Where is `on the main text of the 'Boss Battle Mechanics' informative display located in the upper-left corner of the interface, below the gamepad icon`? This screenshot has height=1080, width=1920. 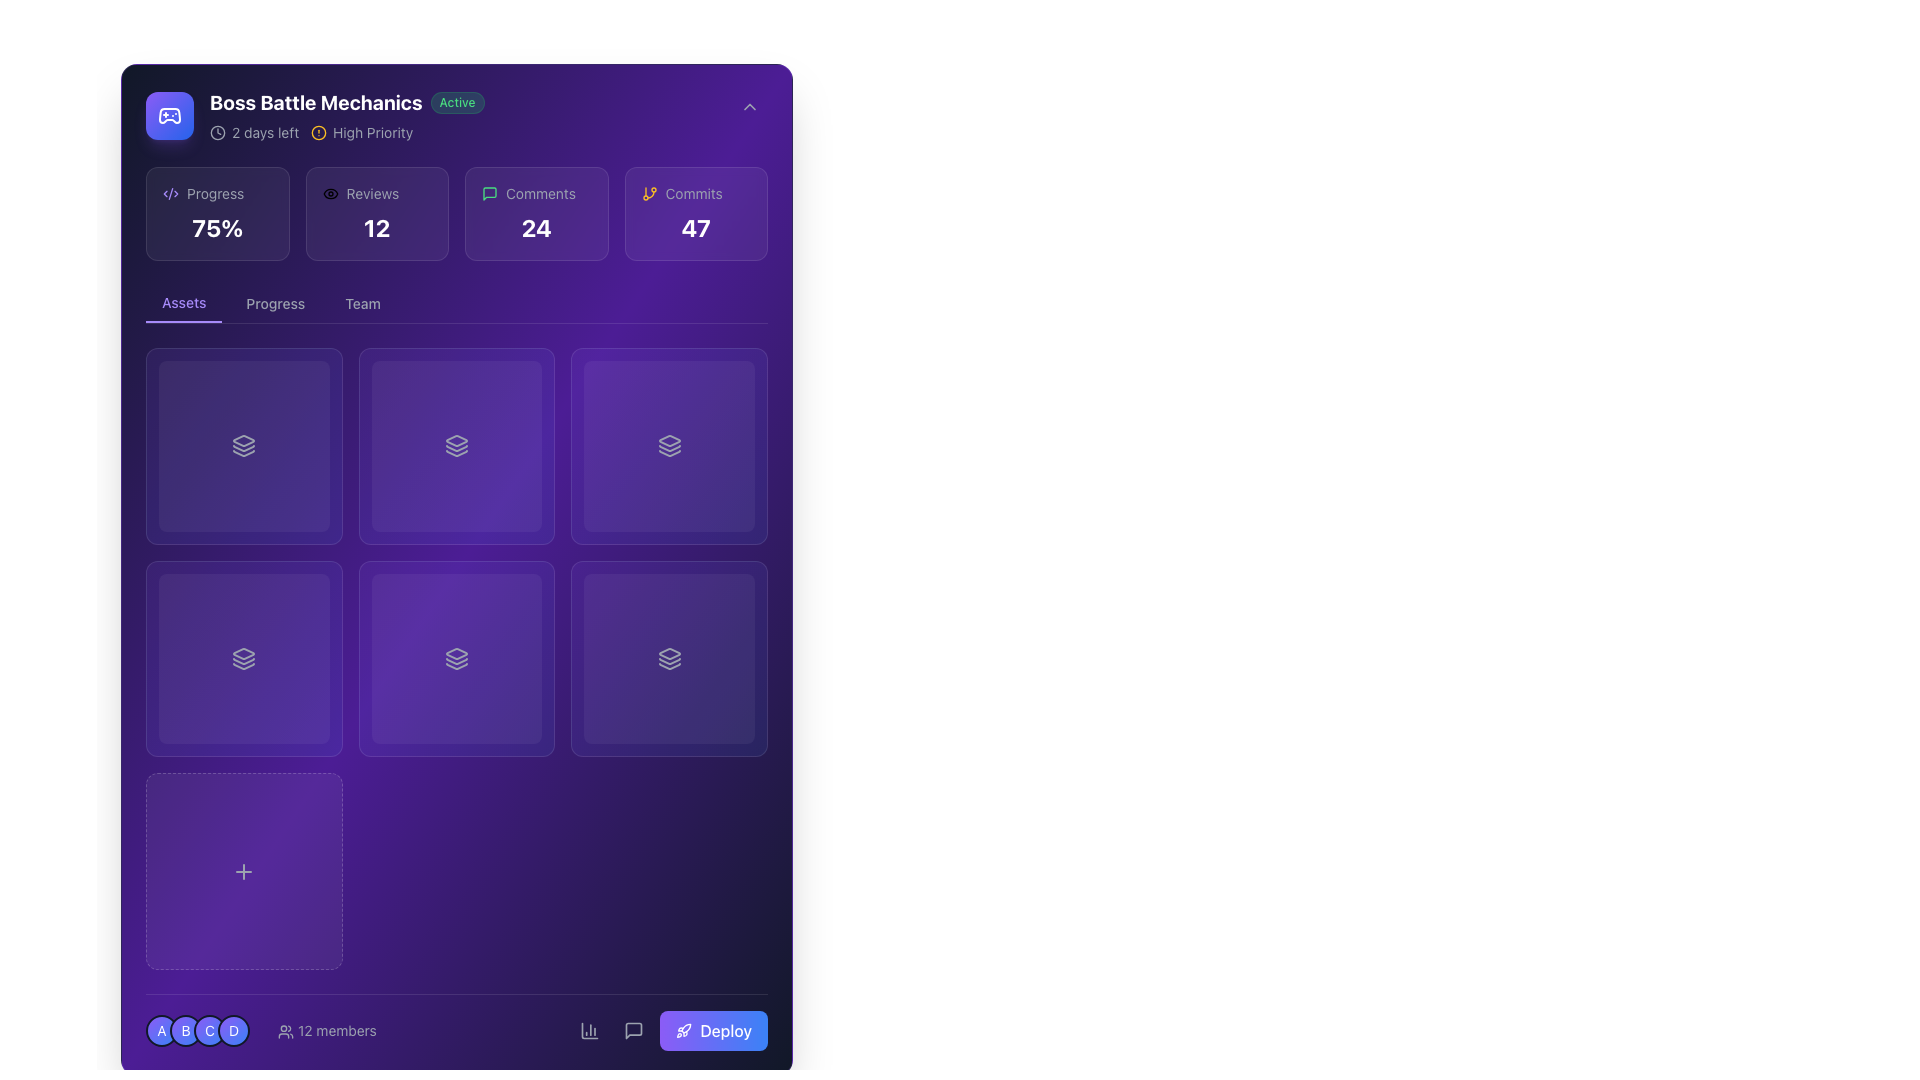
on the main text of the 'Boss Battle Mechanics' informative display located in the upper-left corner of the interface, below the gamepad icon is located at coordinates (347, 115).